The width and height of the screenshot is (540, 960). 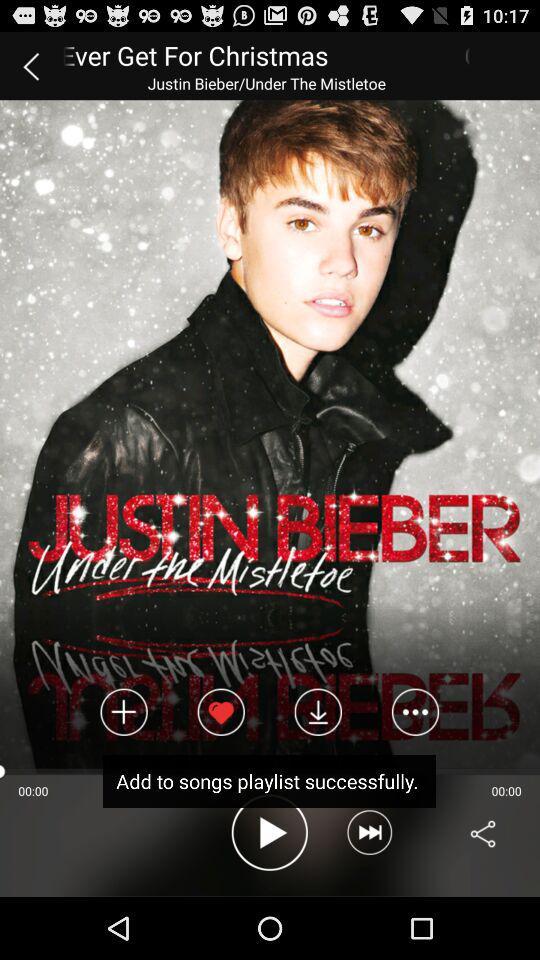 What do you see at coordinates (220, 761) in the screenshot?
I see `the favorite icon` at bounding box center [220, 761].